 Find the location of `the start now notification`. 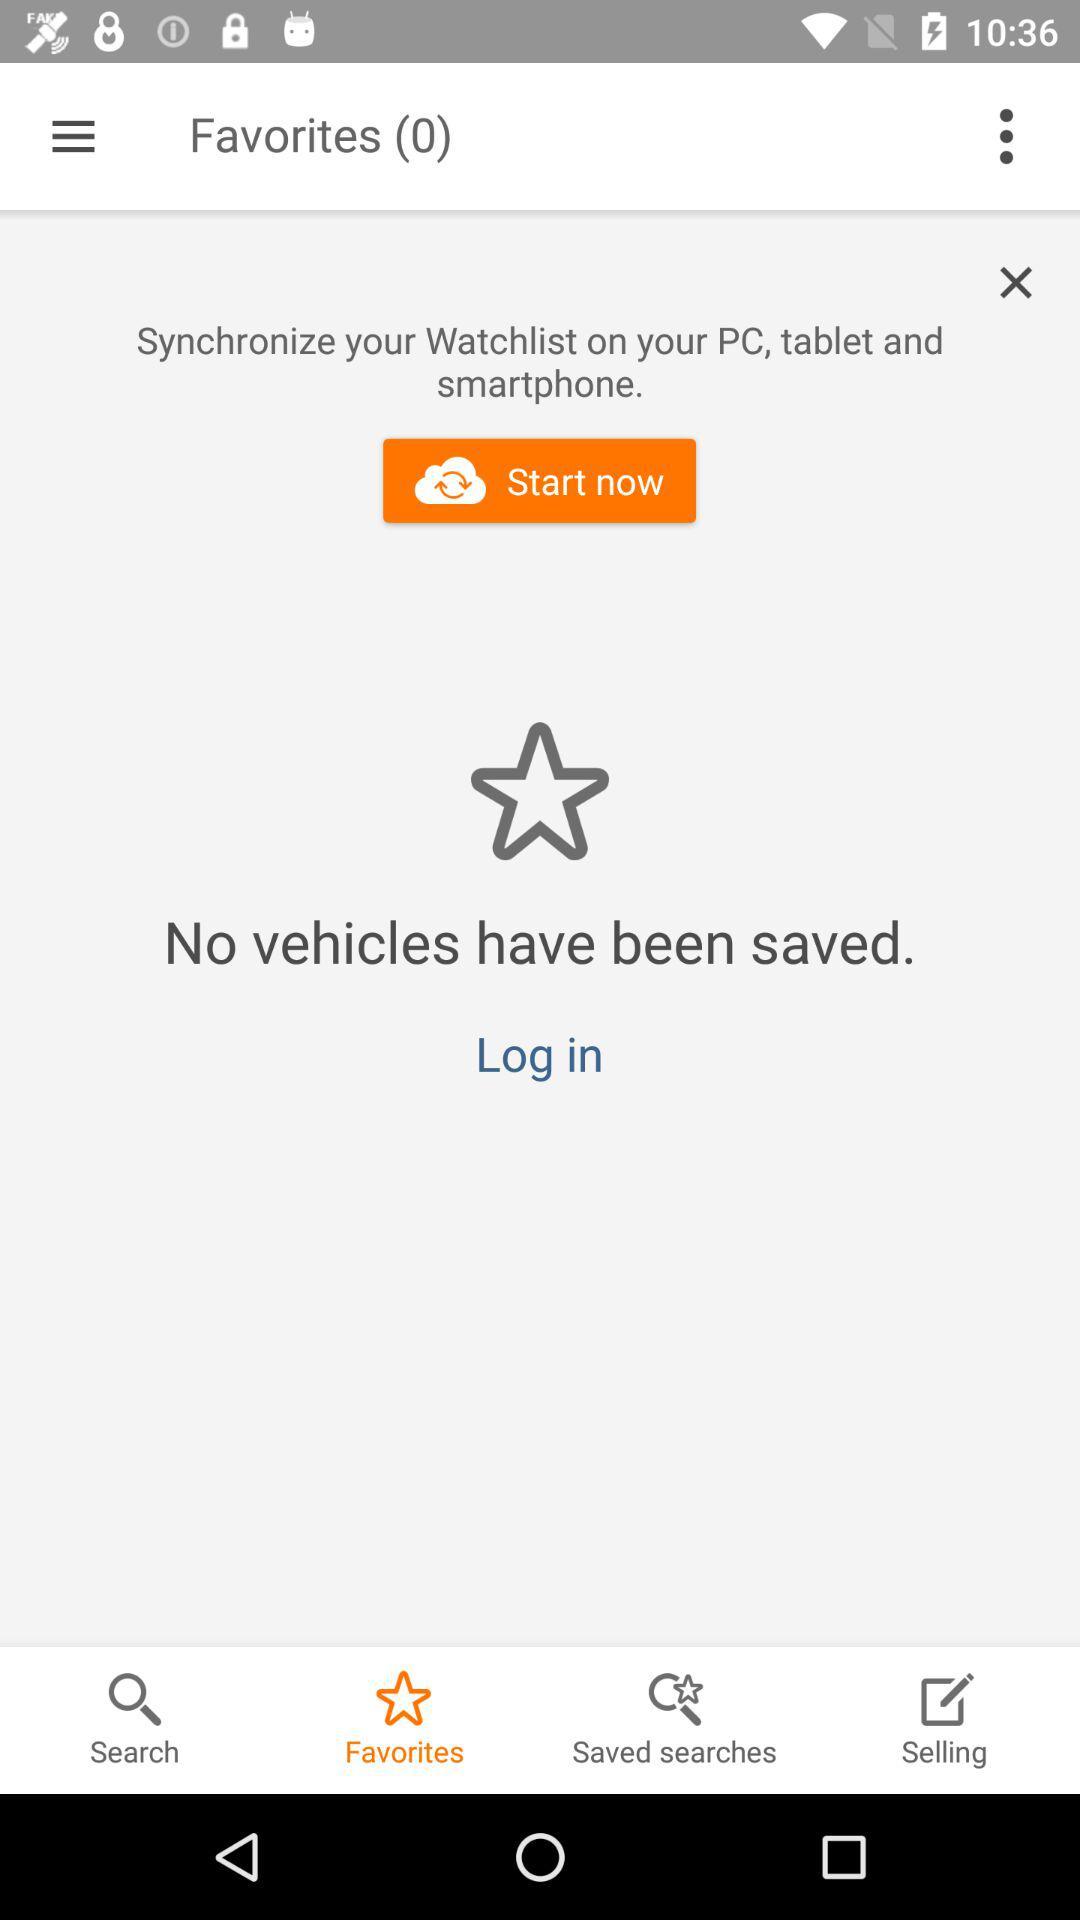

the start now notification is located at coordinates (1027, 282).